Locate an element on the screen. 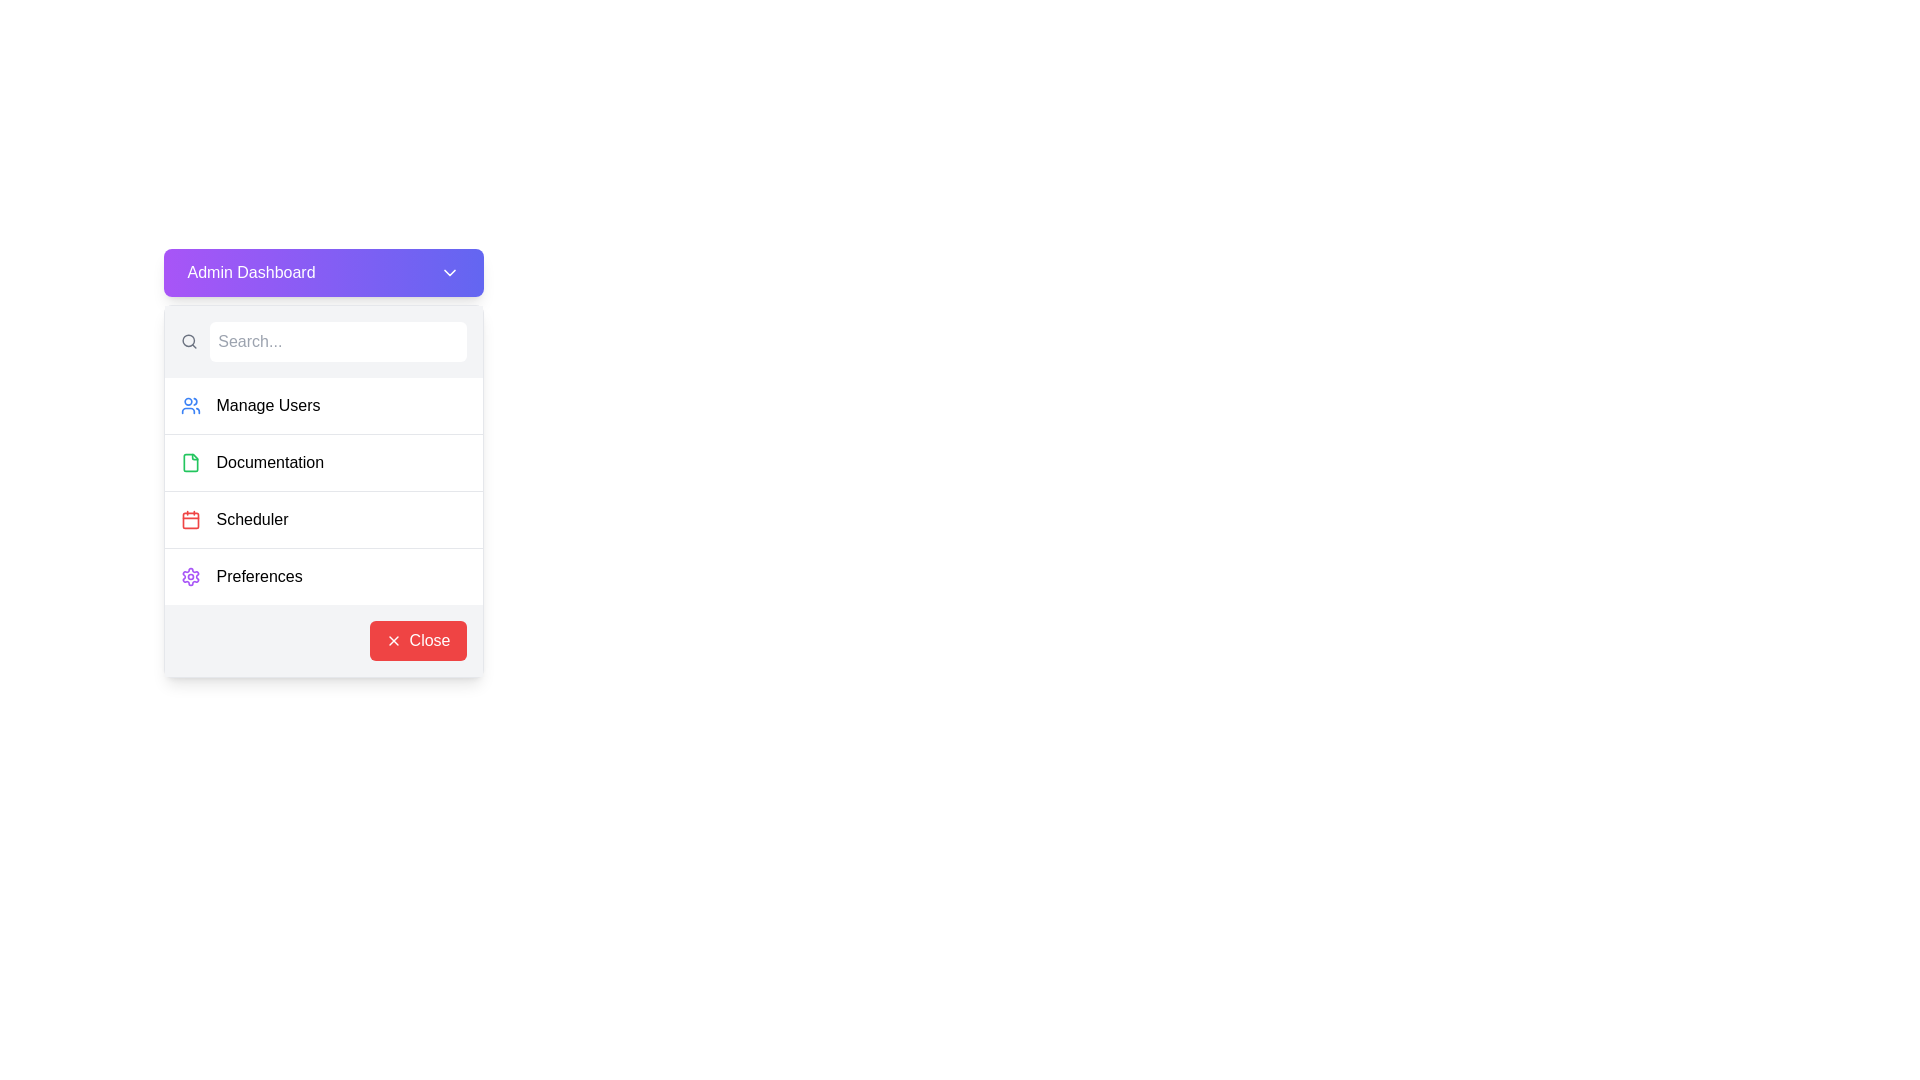 The width and height of the screenshot is (1920, 1080). the green file icon representing a document in the second row of the menu, which is associated with the 'Documentation' label is located at coordinates (190, 462).